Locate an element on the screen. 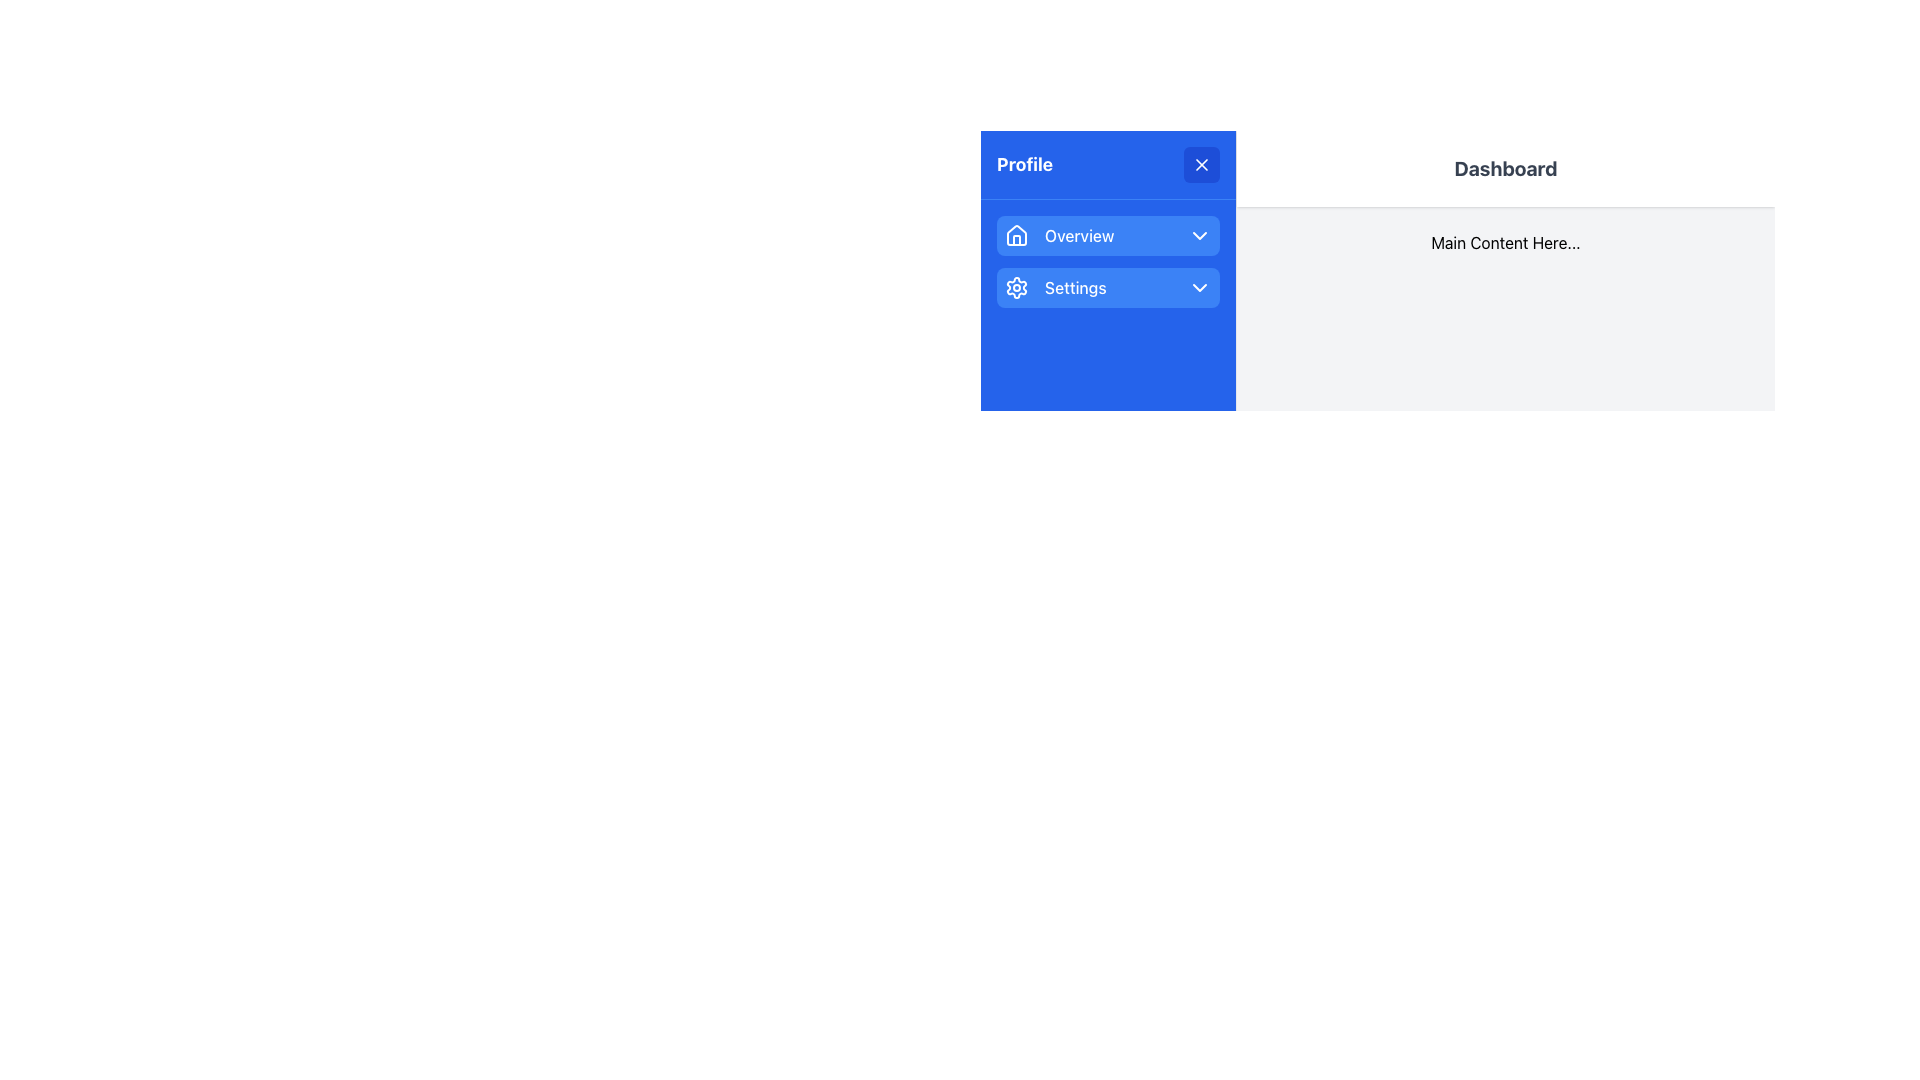  the 'Overview' icon located in the vertical menu on the left side of the interface, which serves as a visual indicator for the 'Overview' section is located at coordinates (1017, 234).